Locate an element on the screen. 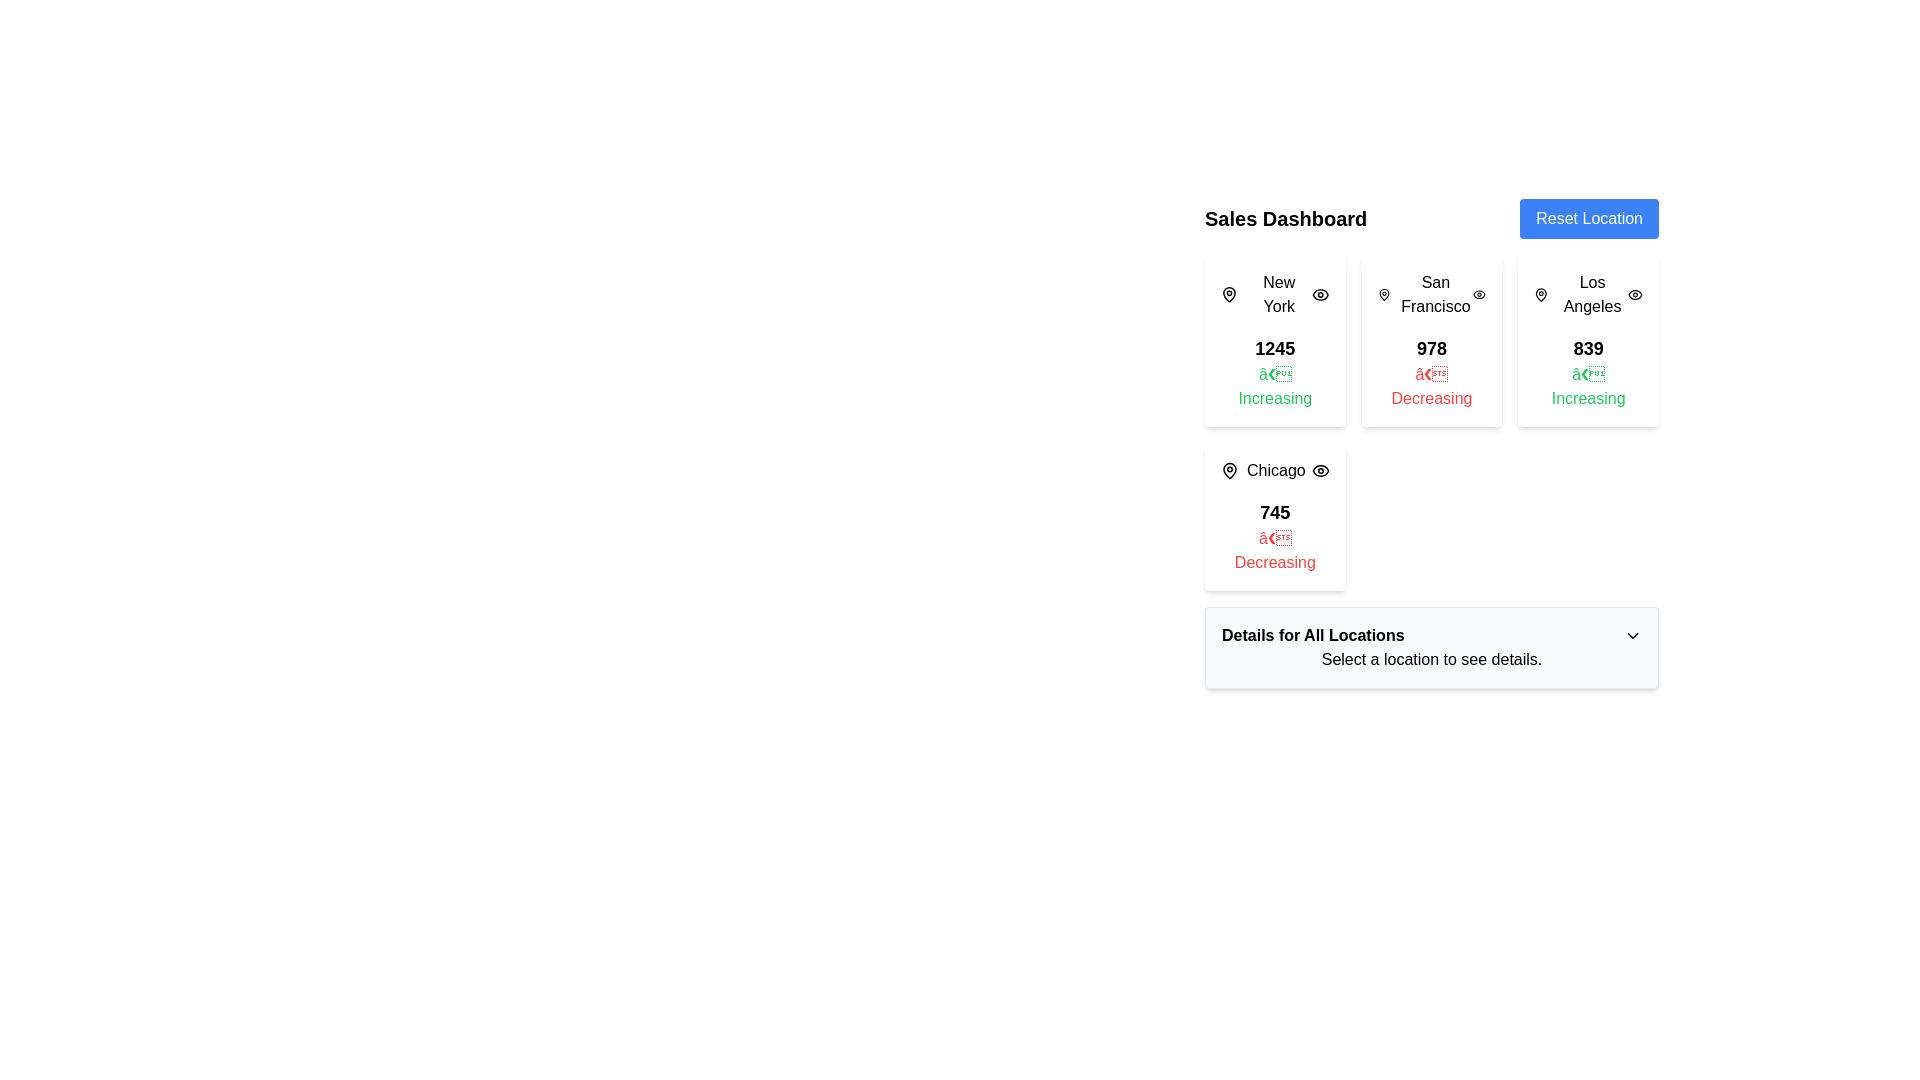 This screenshot has width=1920, height=1080. the 'Decreasing' text label with the upward-pointing arrow icon located under the number '745' in the 'Chicago' card is located at coordinates (1274, 551).